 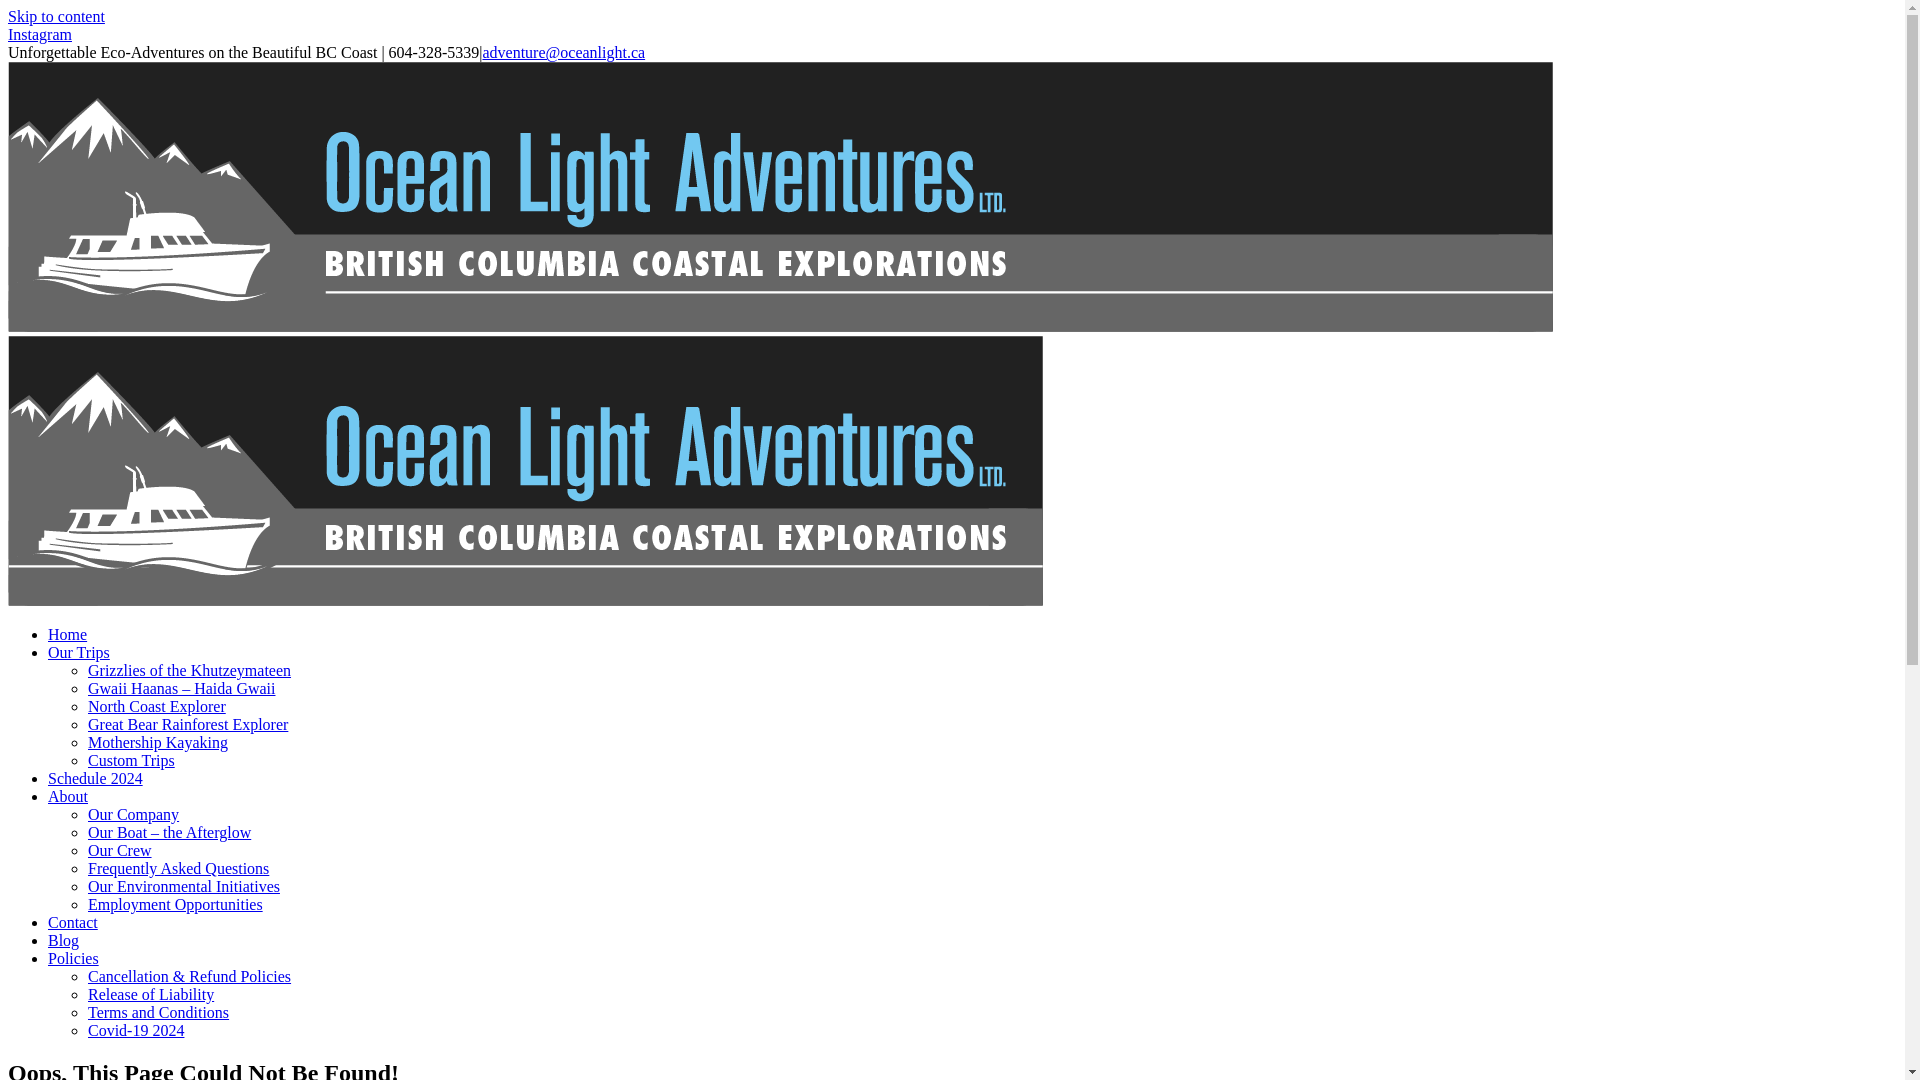 What do you see at coordinates (183, 885) in the screenshot?
I see `'Our Environmental Initiatives'` at bounding box center [183, 885].